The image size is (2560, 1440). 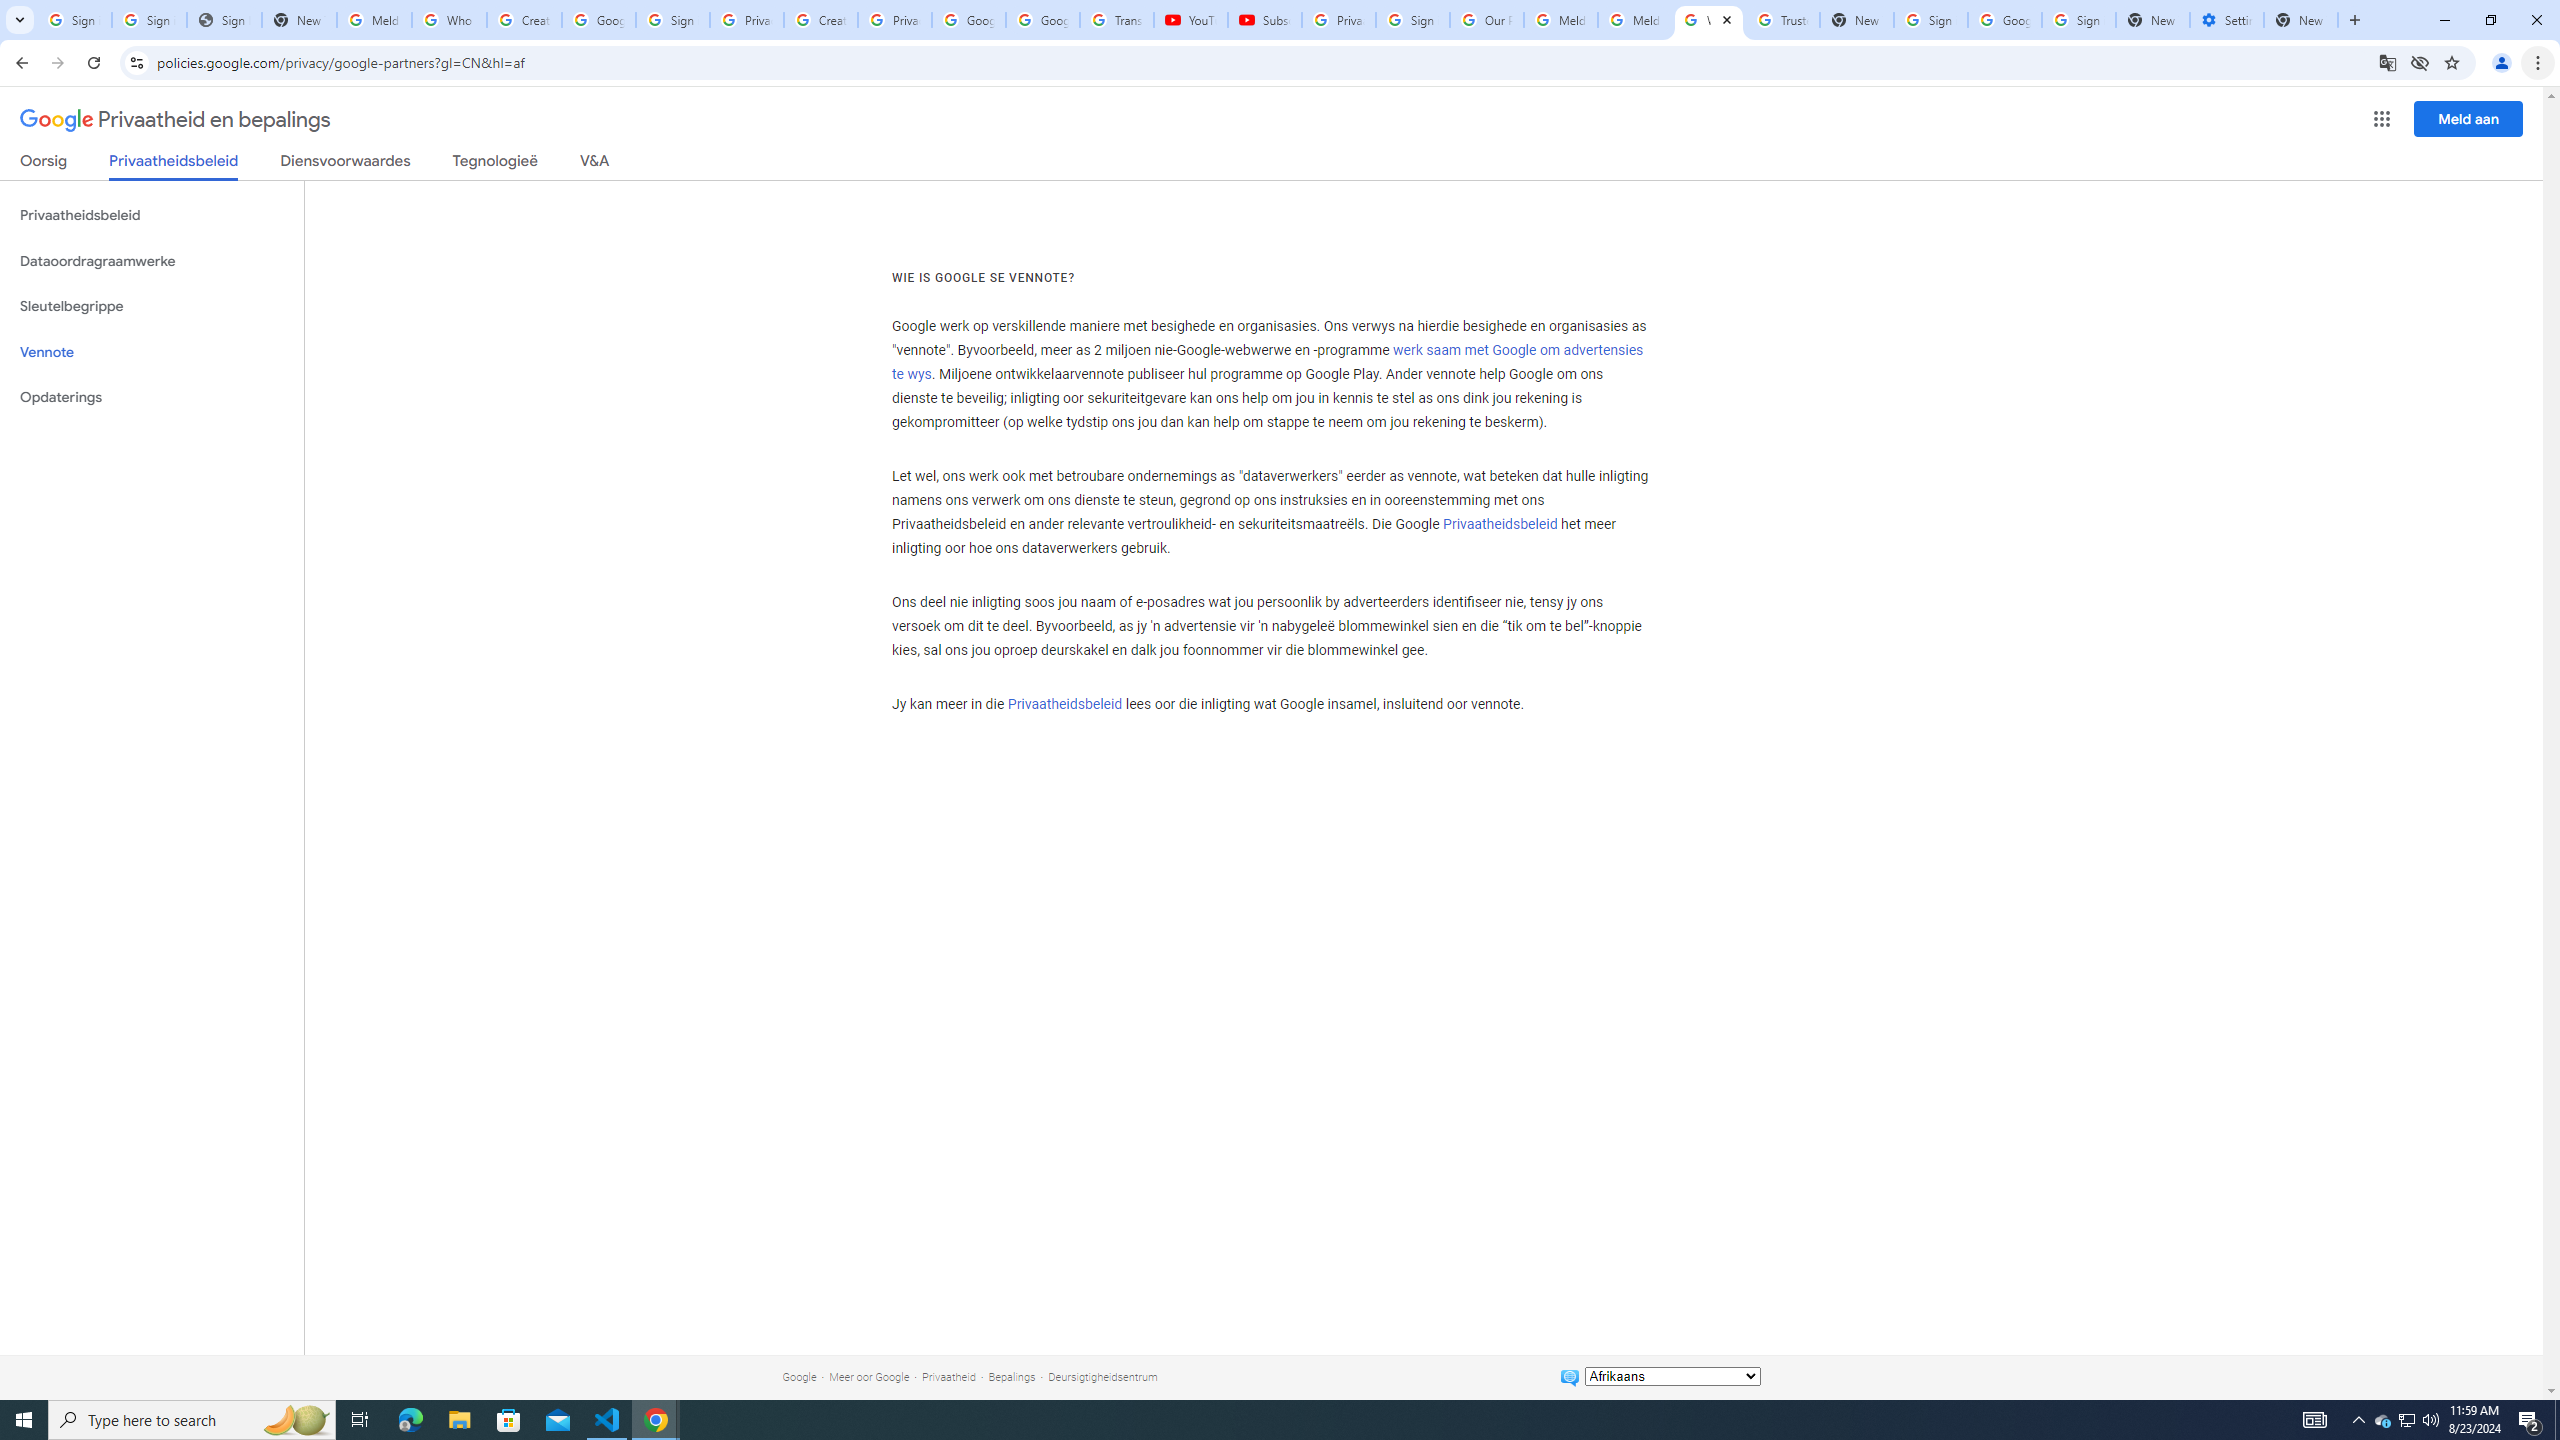 I want to click on 'Google Account', so click(x=1040, y=19).